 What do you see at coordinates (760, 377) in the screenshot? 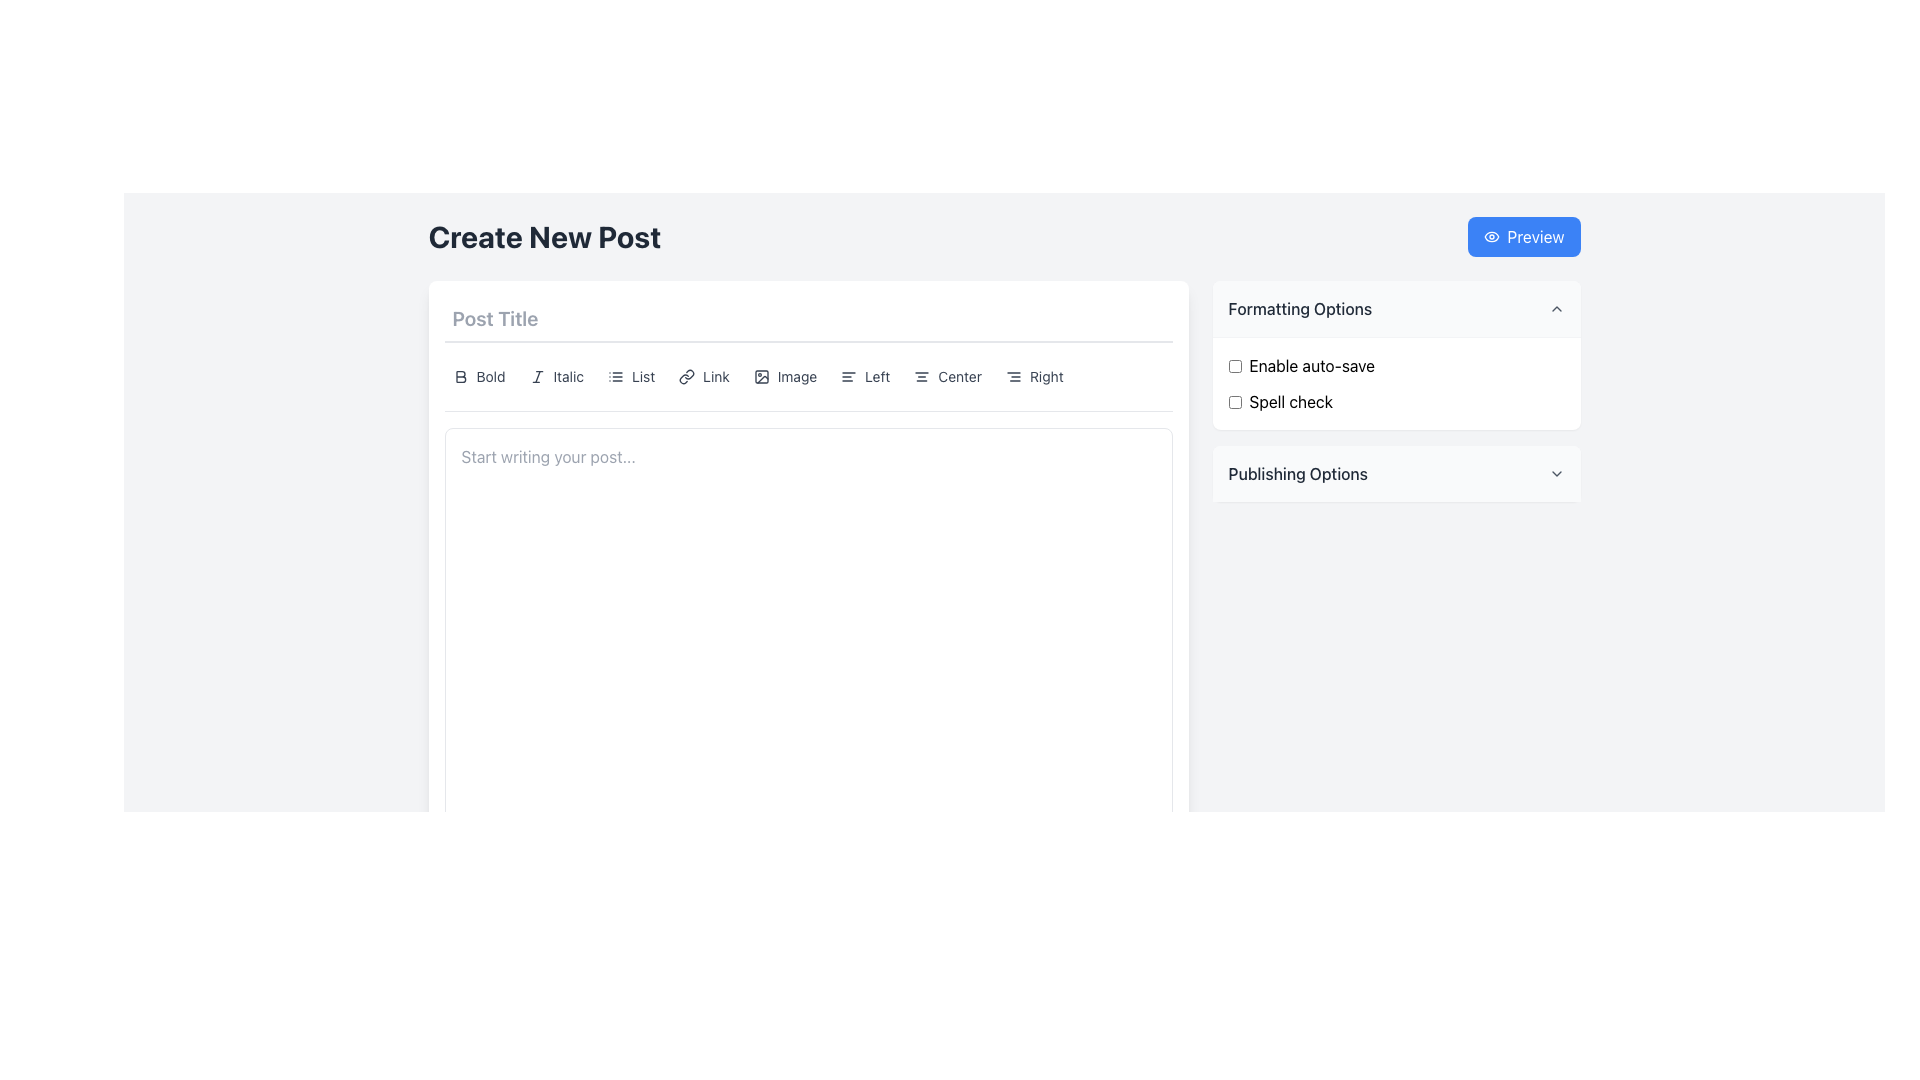
I see `the image icon located in the horizontal toolbar beneath the 'Post Title' heading` at bounding box center [760, 377].